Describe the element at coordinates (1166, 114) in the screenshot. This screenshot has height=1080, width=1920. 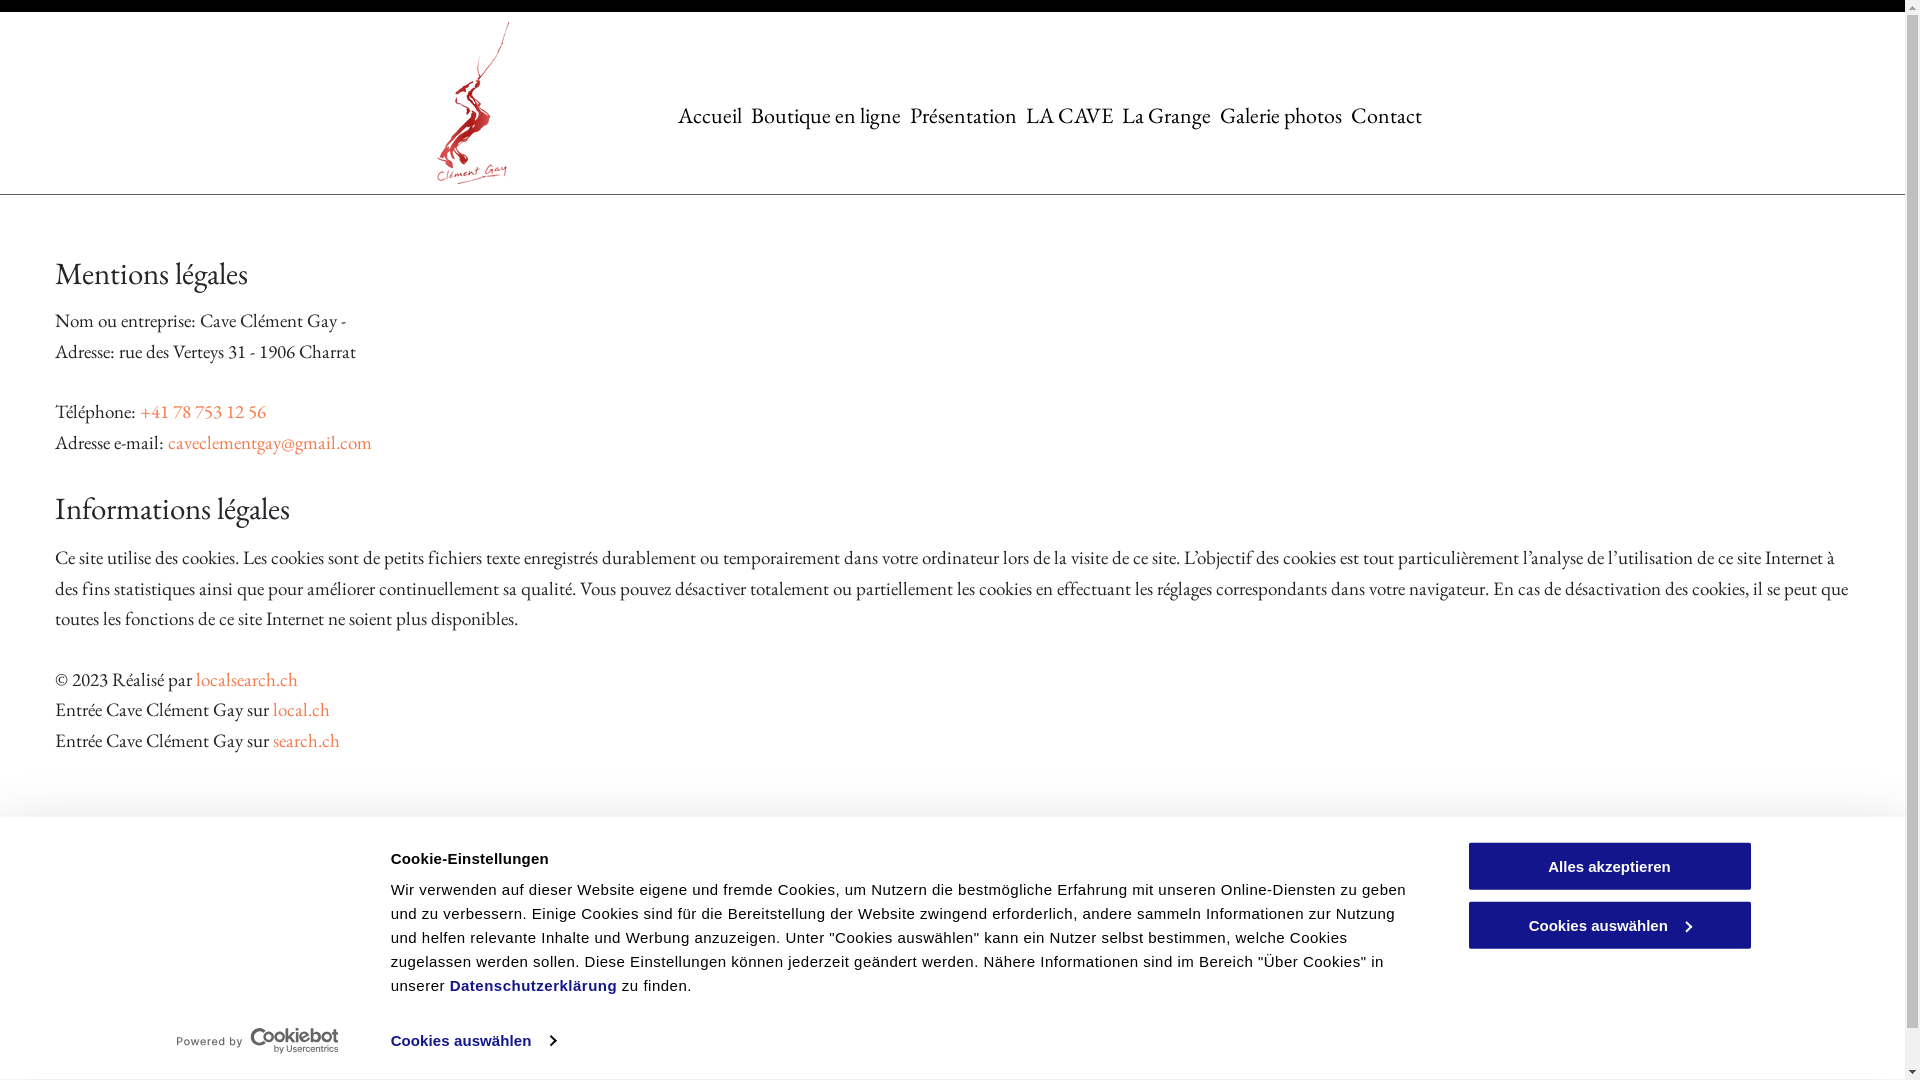
I see `'La Grange'` at that location.